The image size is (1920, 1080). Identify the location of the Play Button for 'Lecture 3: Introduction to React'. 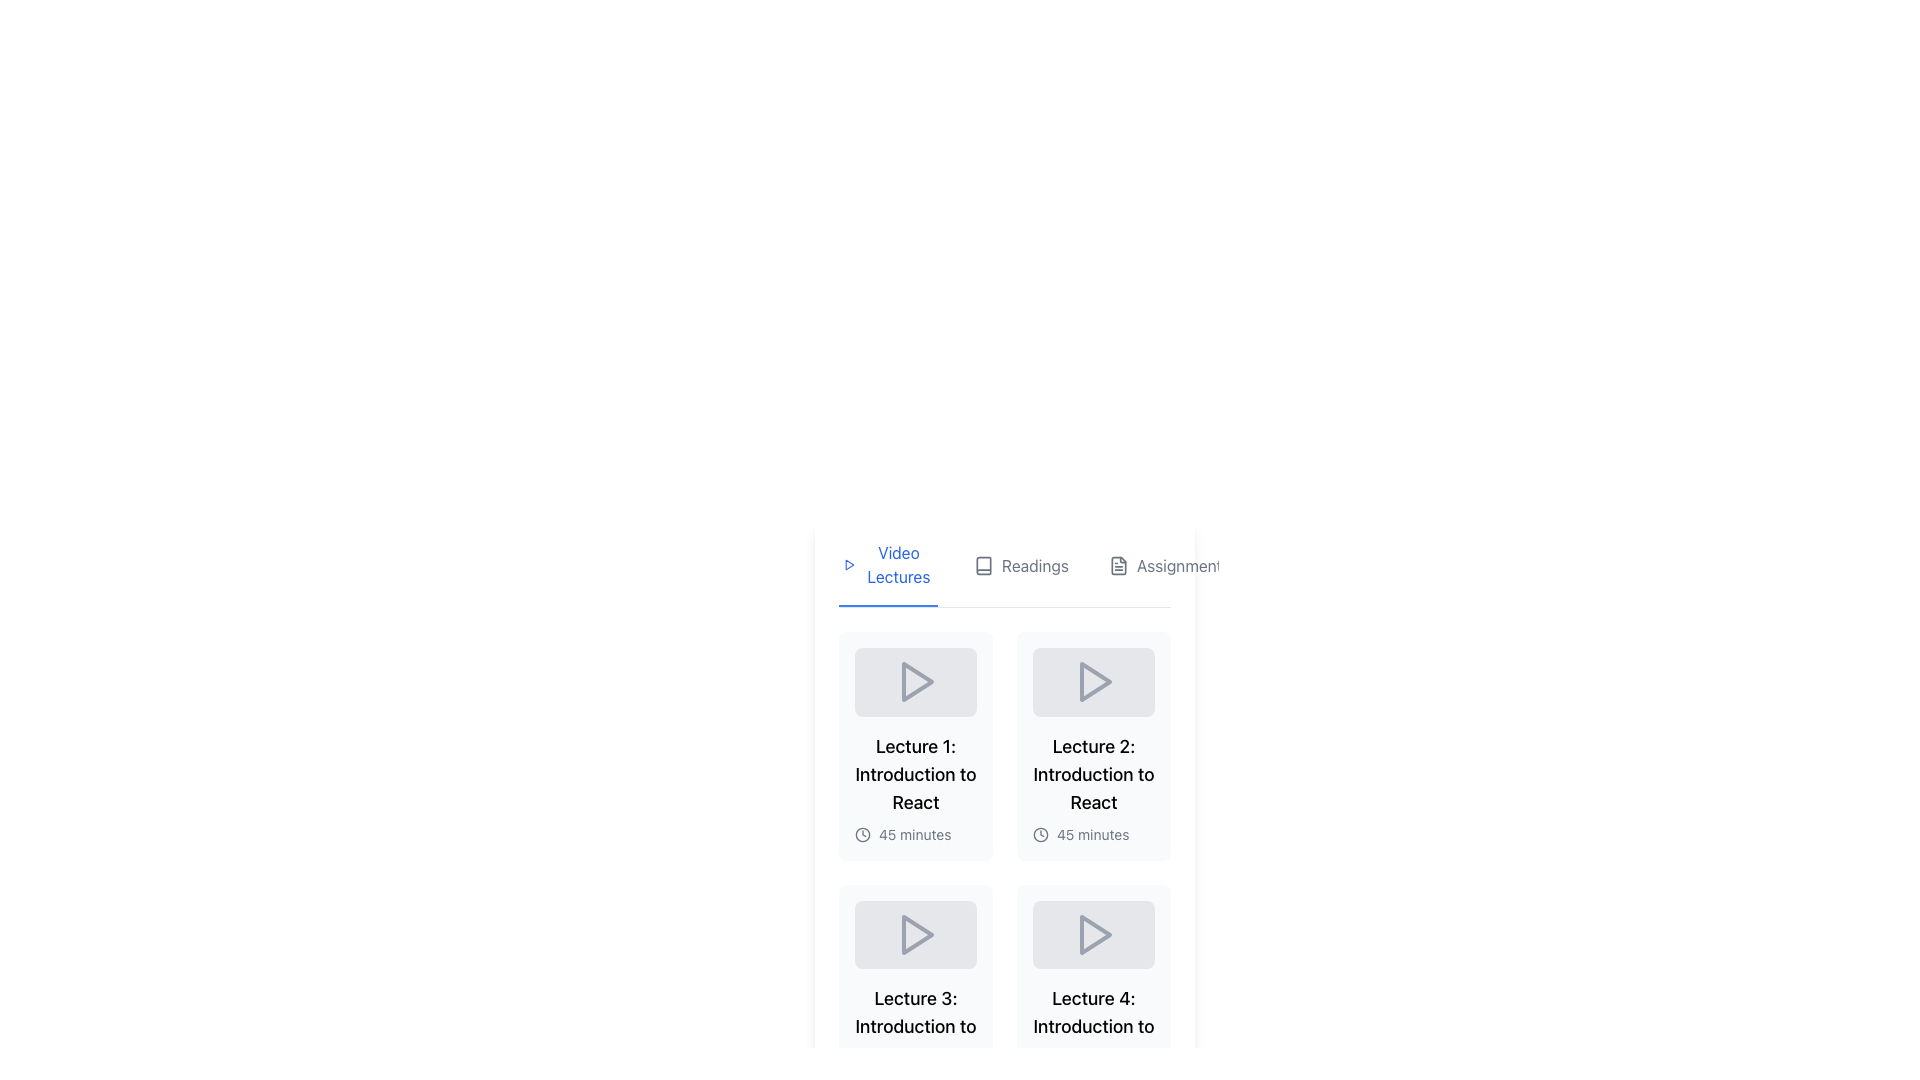
(915, 933).